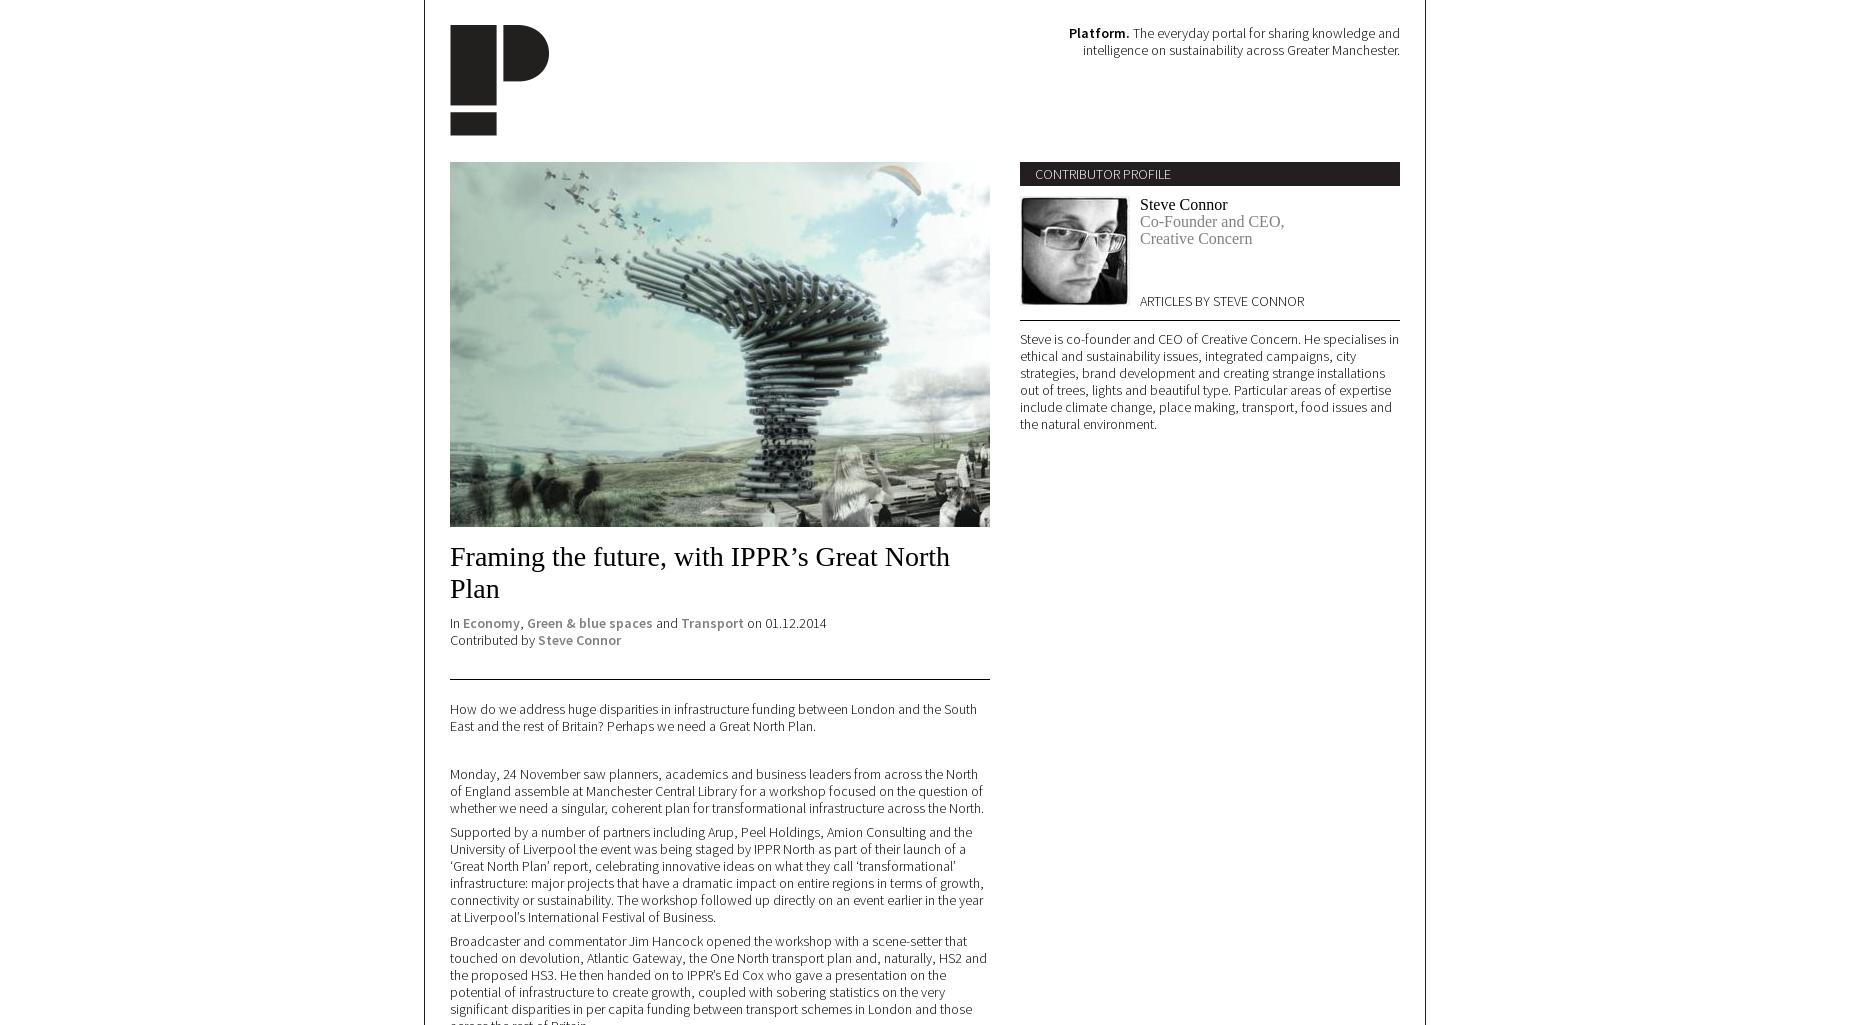 The width and height of the screenshot is (1850, 1025). I want to click on 'Articles by Steve Connor', so click(1138, 301).